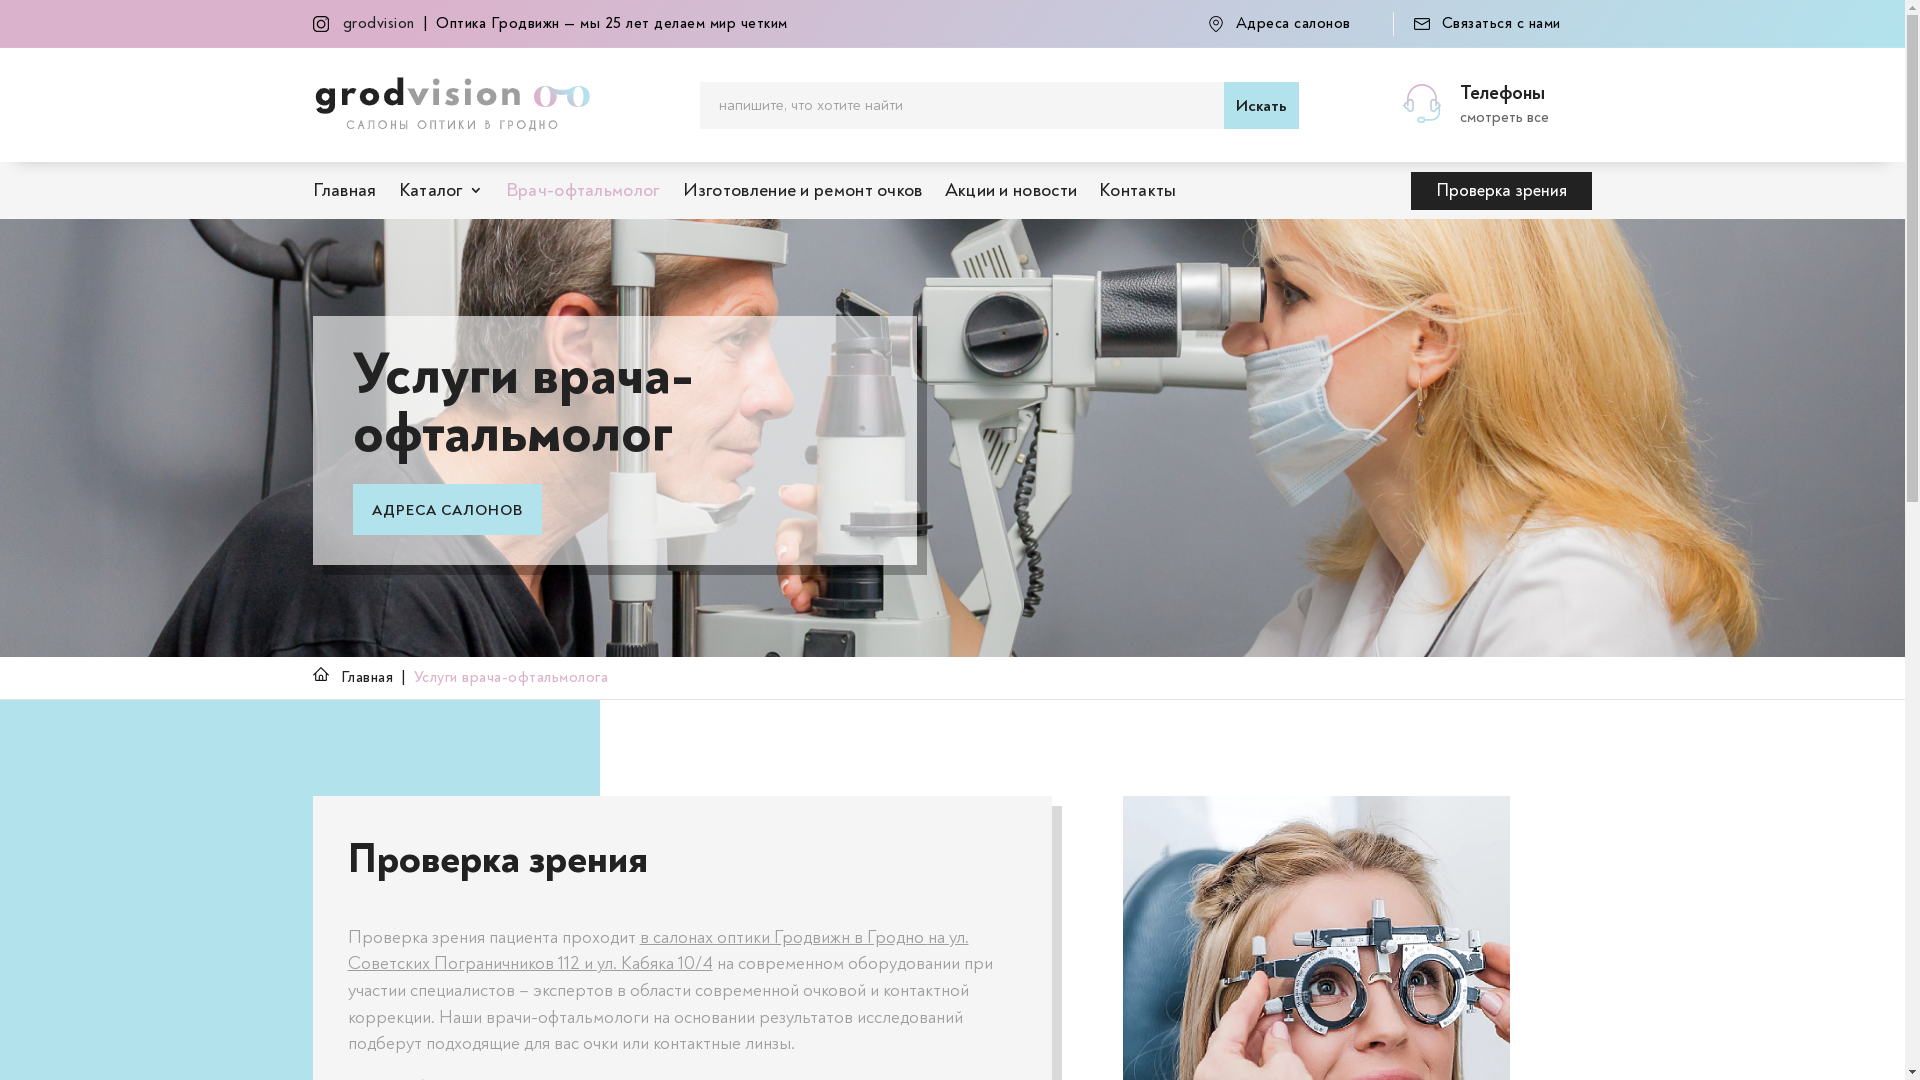 This screenshot has width=1920, height=1080. I want to click on 'grodvision', so click(378, 23).